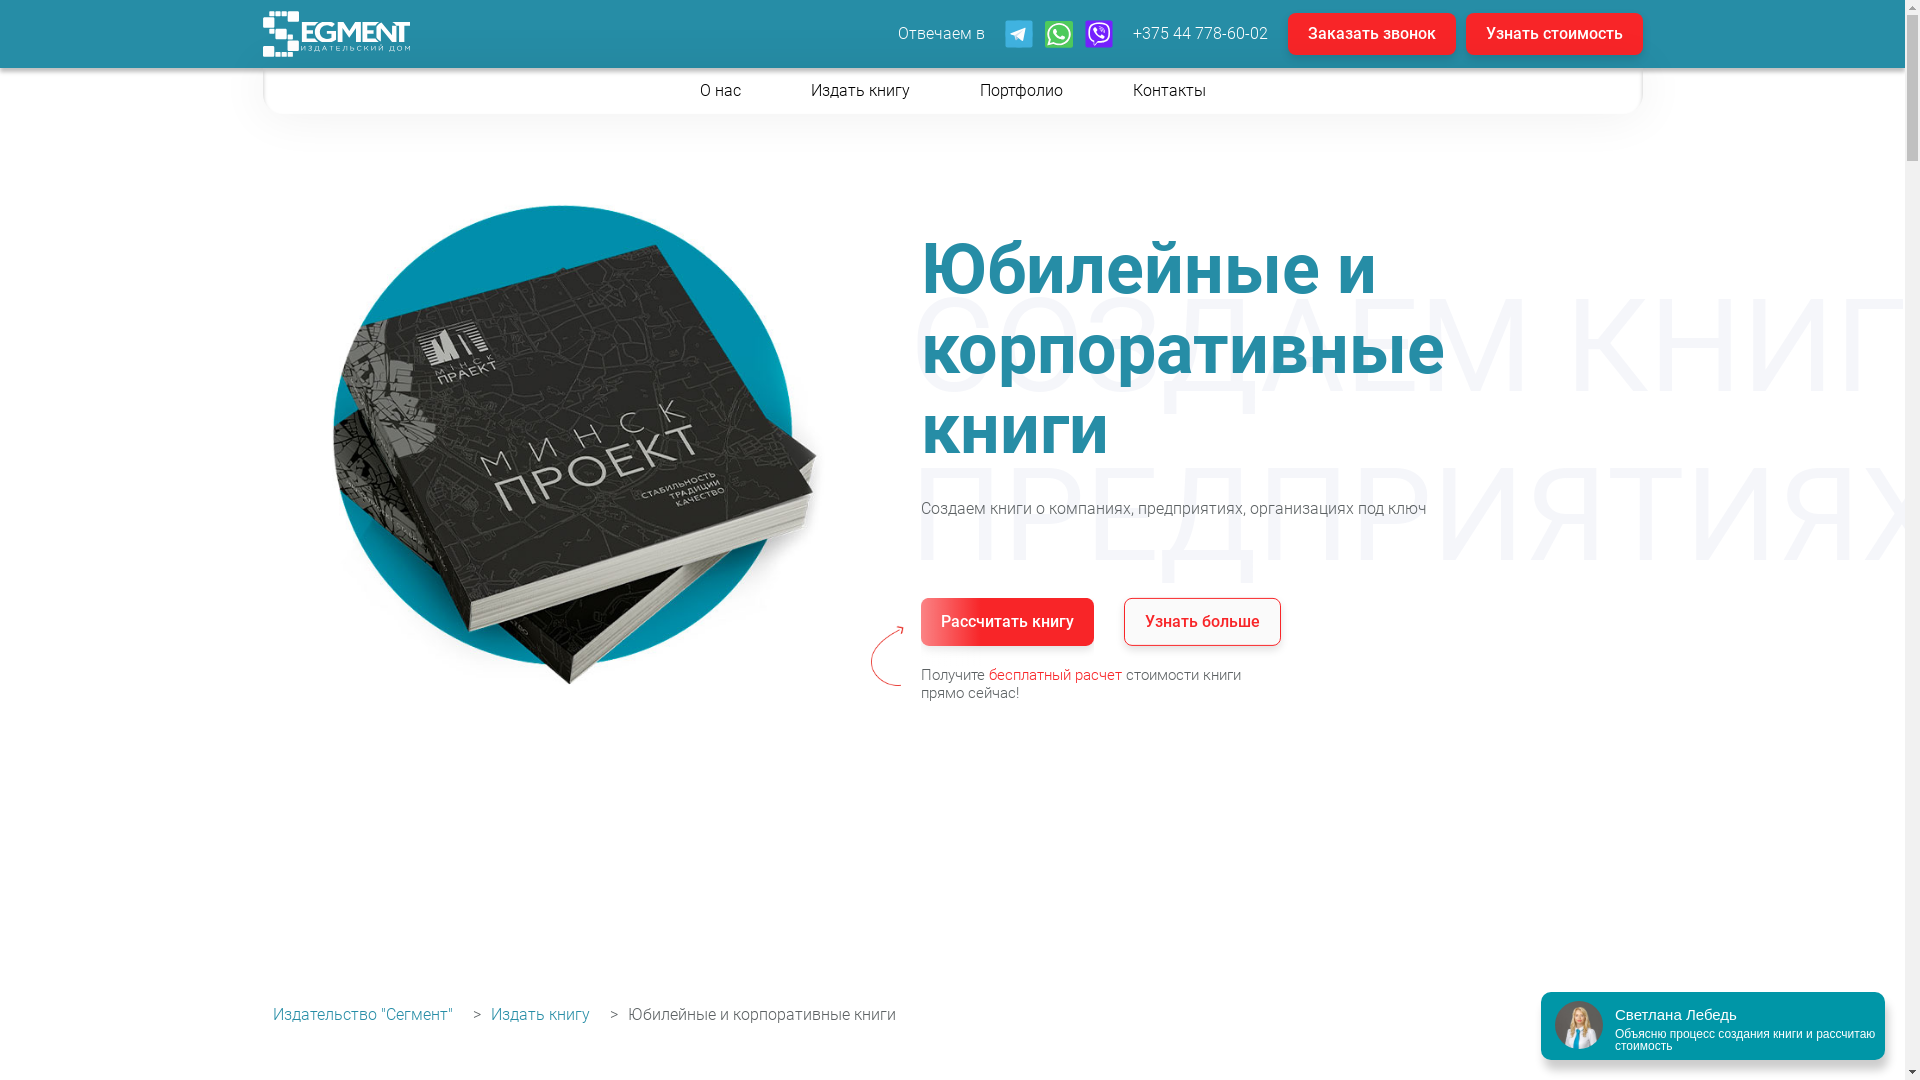 This screenshot has height=1080, width=1920. What do you see at coordinates (1199, 34) in the screenshot?
I see `'+375 44 778-60-02'` at bounding box center [1199, 34].